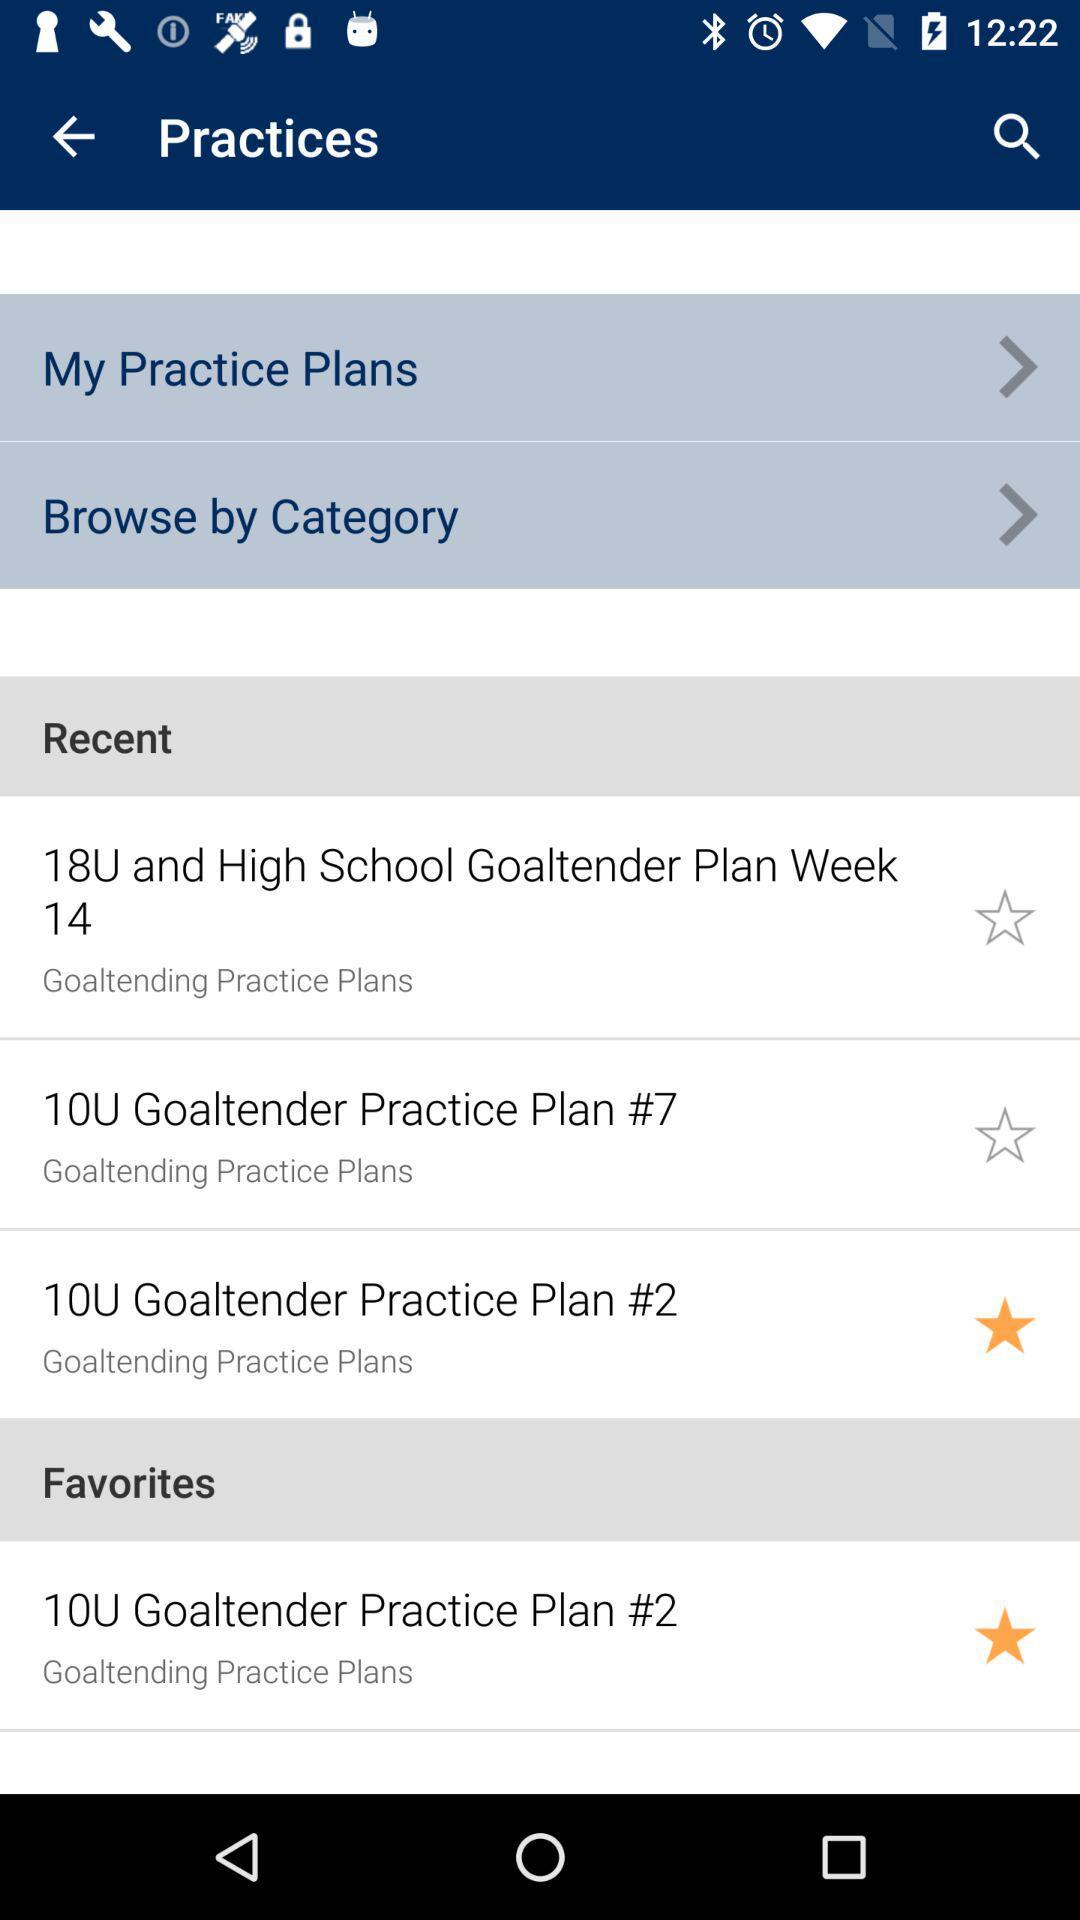  What do you see at coordinates (1017, 367) in the screenshot?
I see `icon to the right of my practice plans item` at bounding box center [1017, 367].